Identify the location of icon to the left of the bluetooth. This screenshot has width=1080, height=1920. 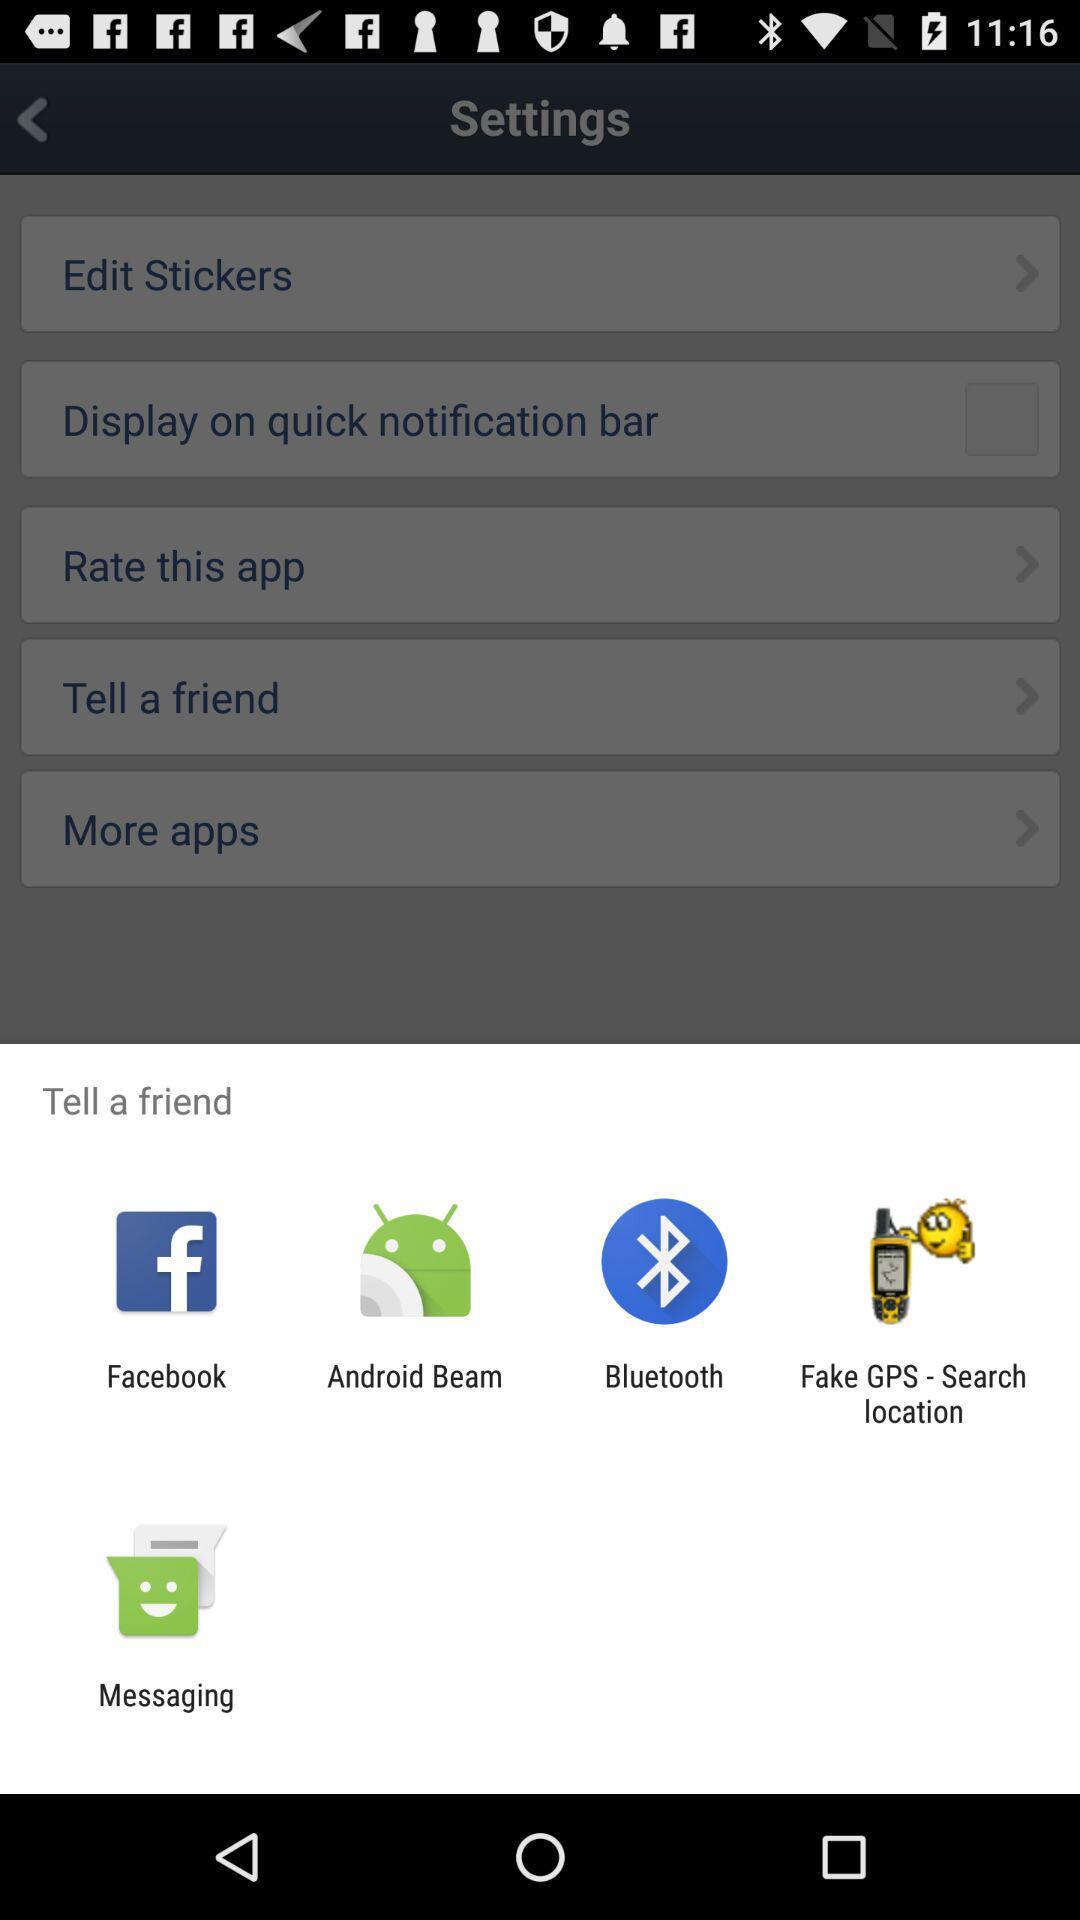
(414, 1392).